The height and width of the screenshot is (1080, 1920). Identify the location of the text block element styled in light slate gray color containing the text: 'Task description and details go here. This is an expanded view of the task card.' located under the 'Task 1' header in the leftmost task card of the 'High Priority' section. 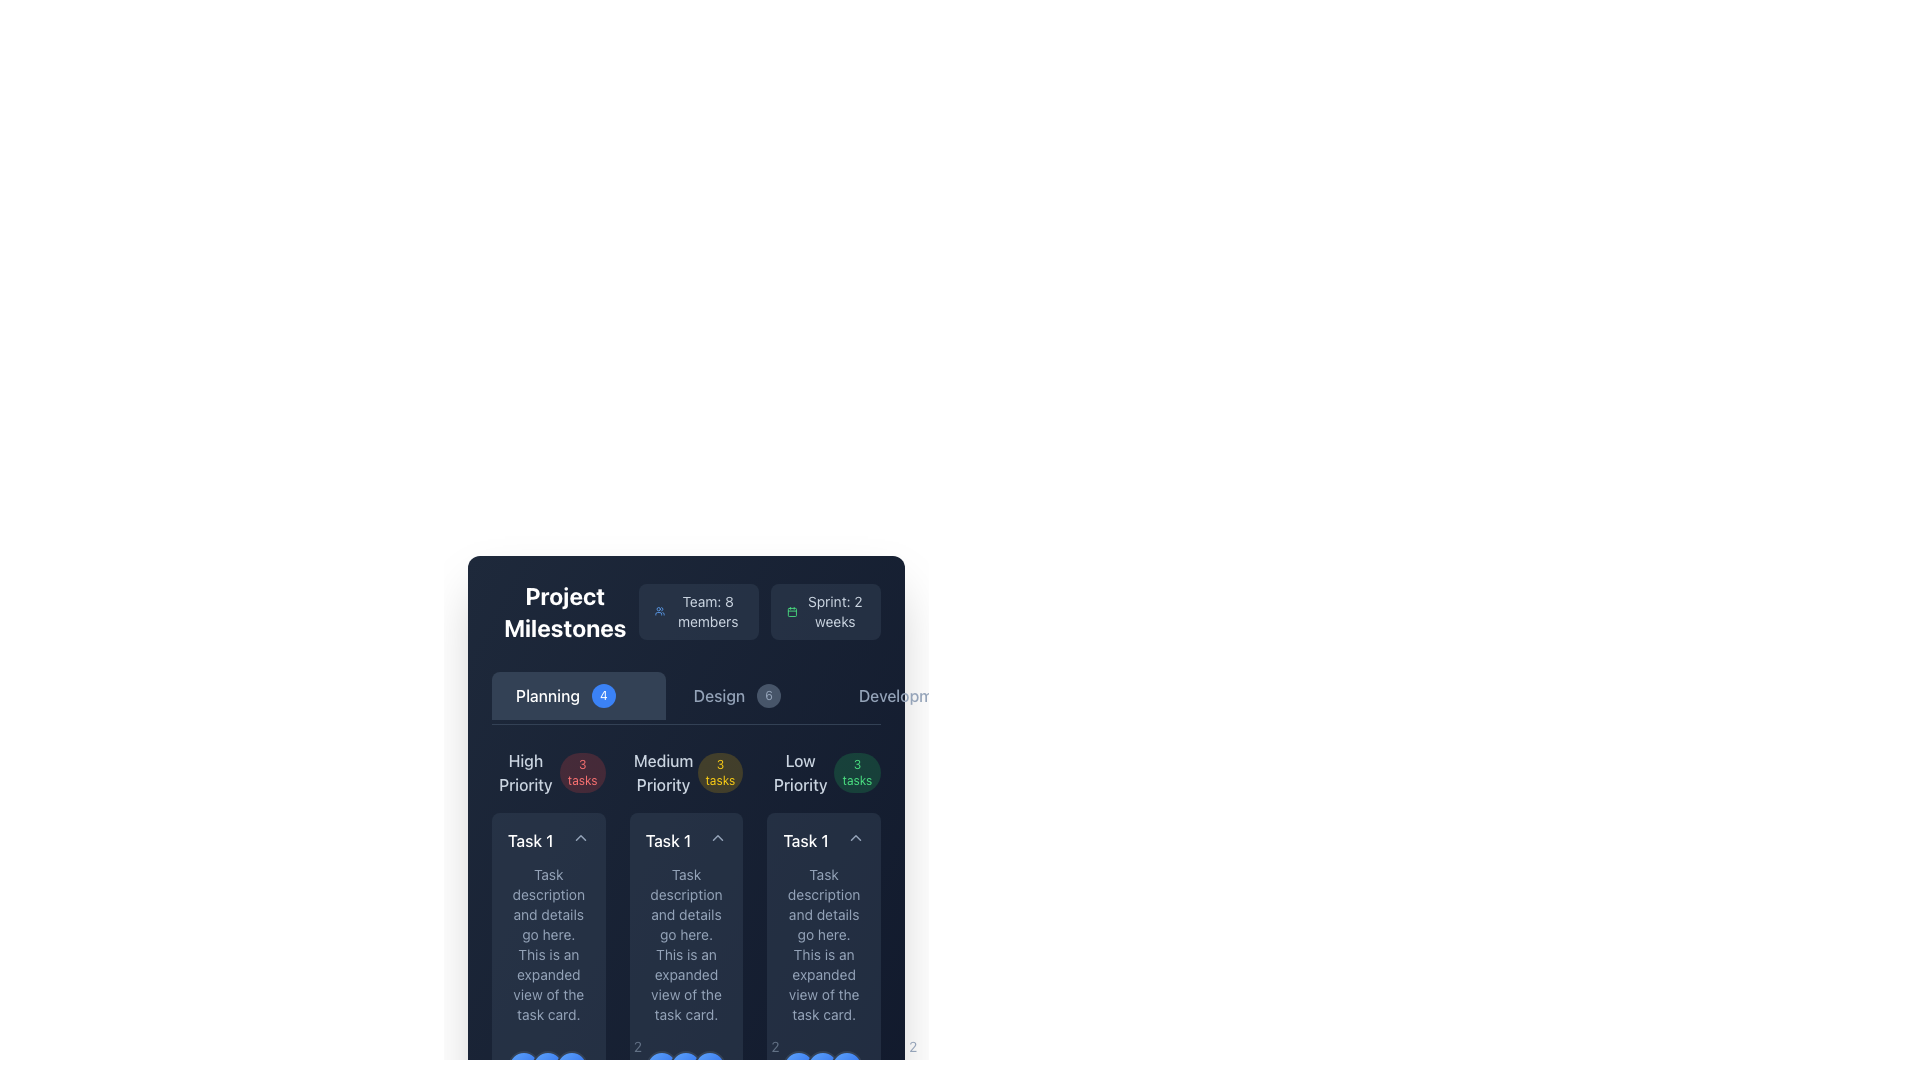
(548, 945).